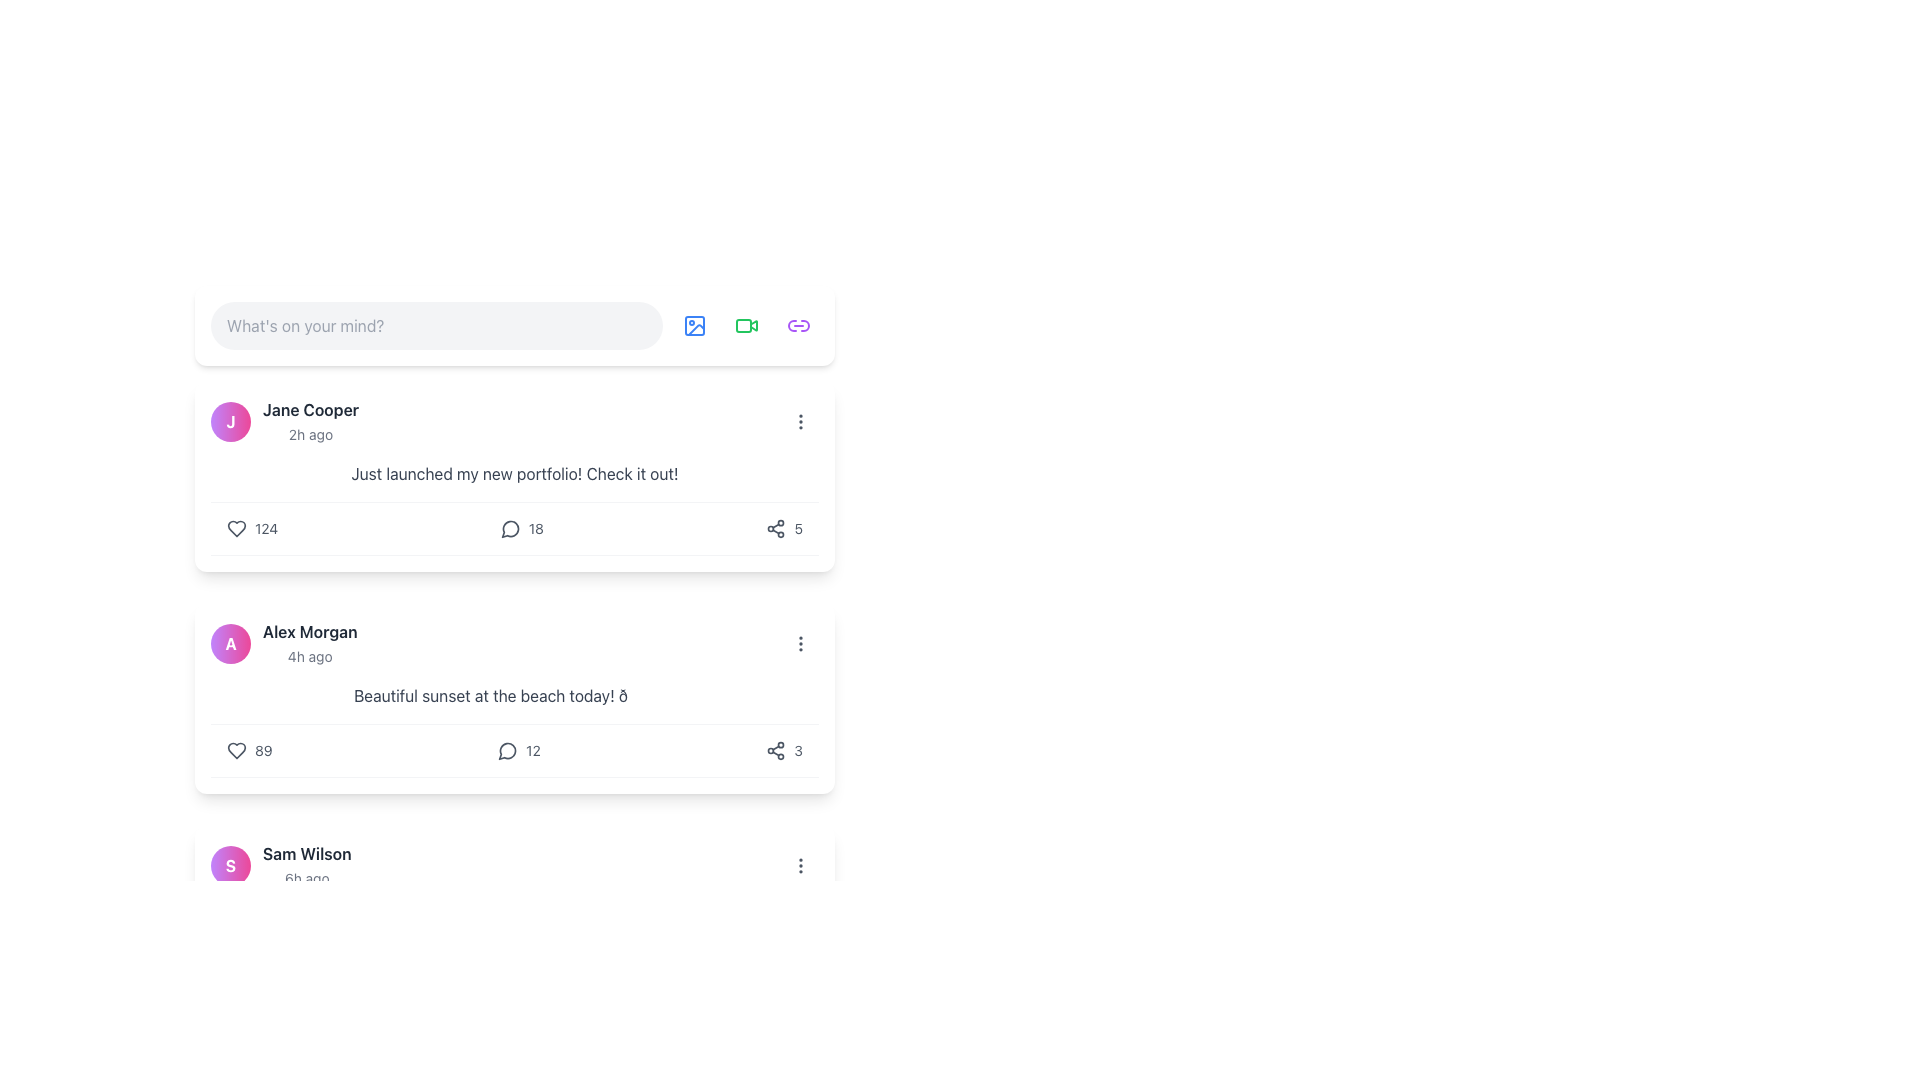  Describe the element at coordinates (283, 420) in the screenshot. I see `the user name located at the top-left of the card component for the first post` at that location.